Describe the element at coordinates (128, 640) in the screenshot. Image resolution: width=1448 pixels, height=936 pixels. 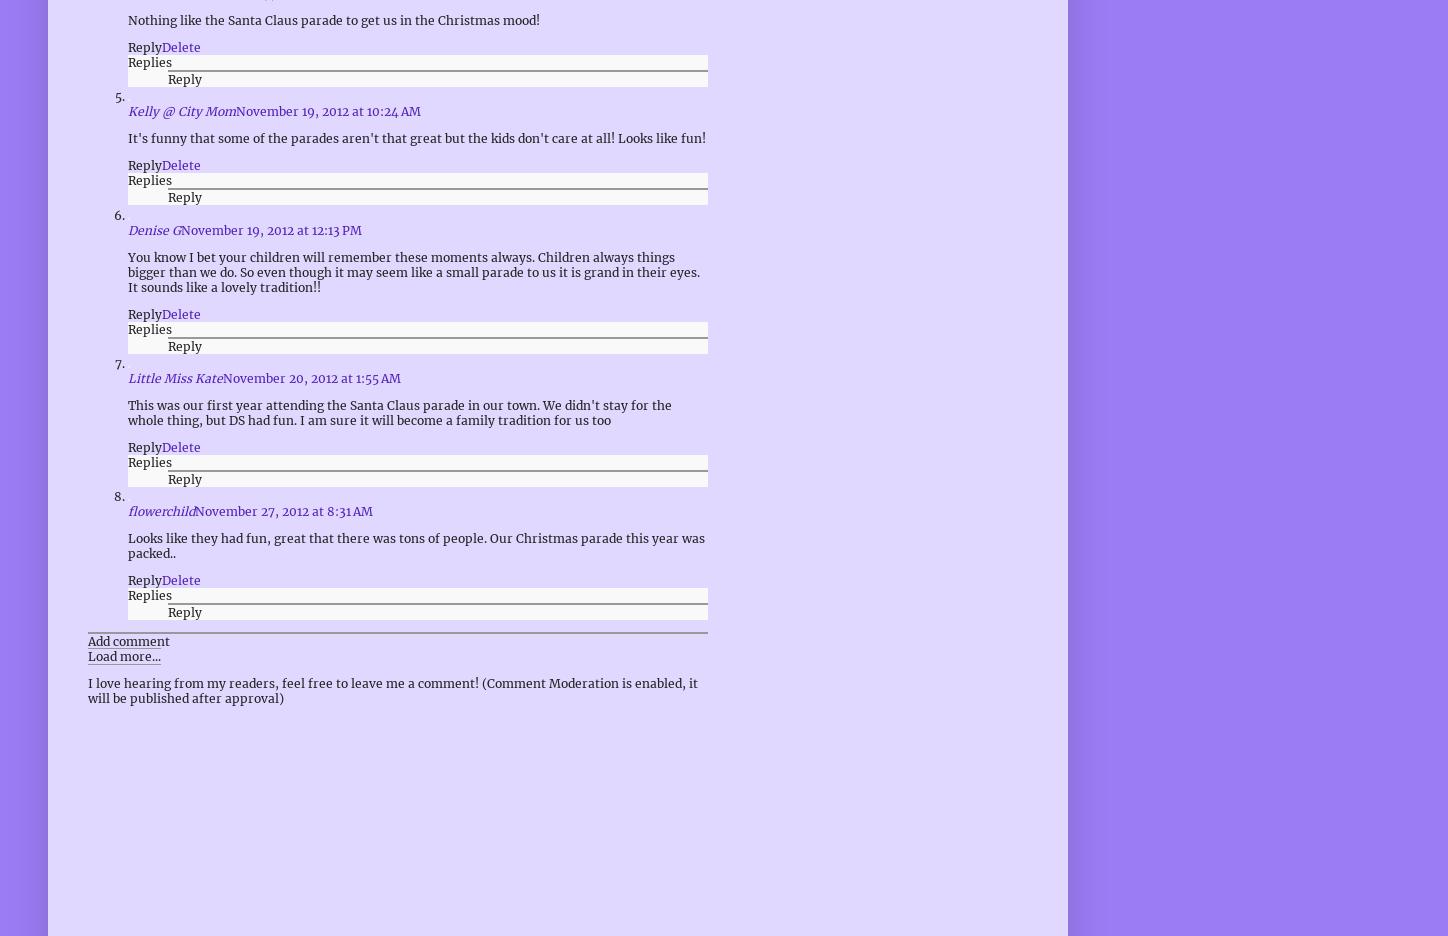
I see `'Add comment'` at that location.